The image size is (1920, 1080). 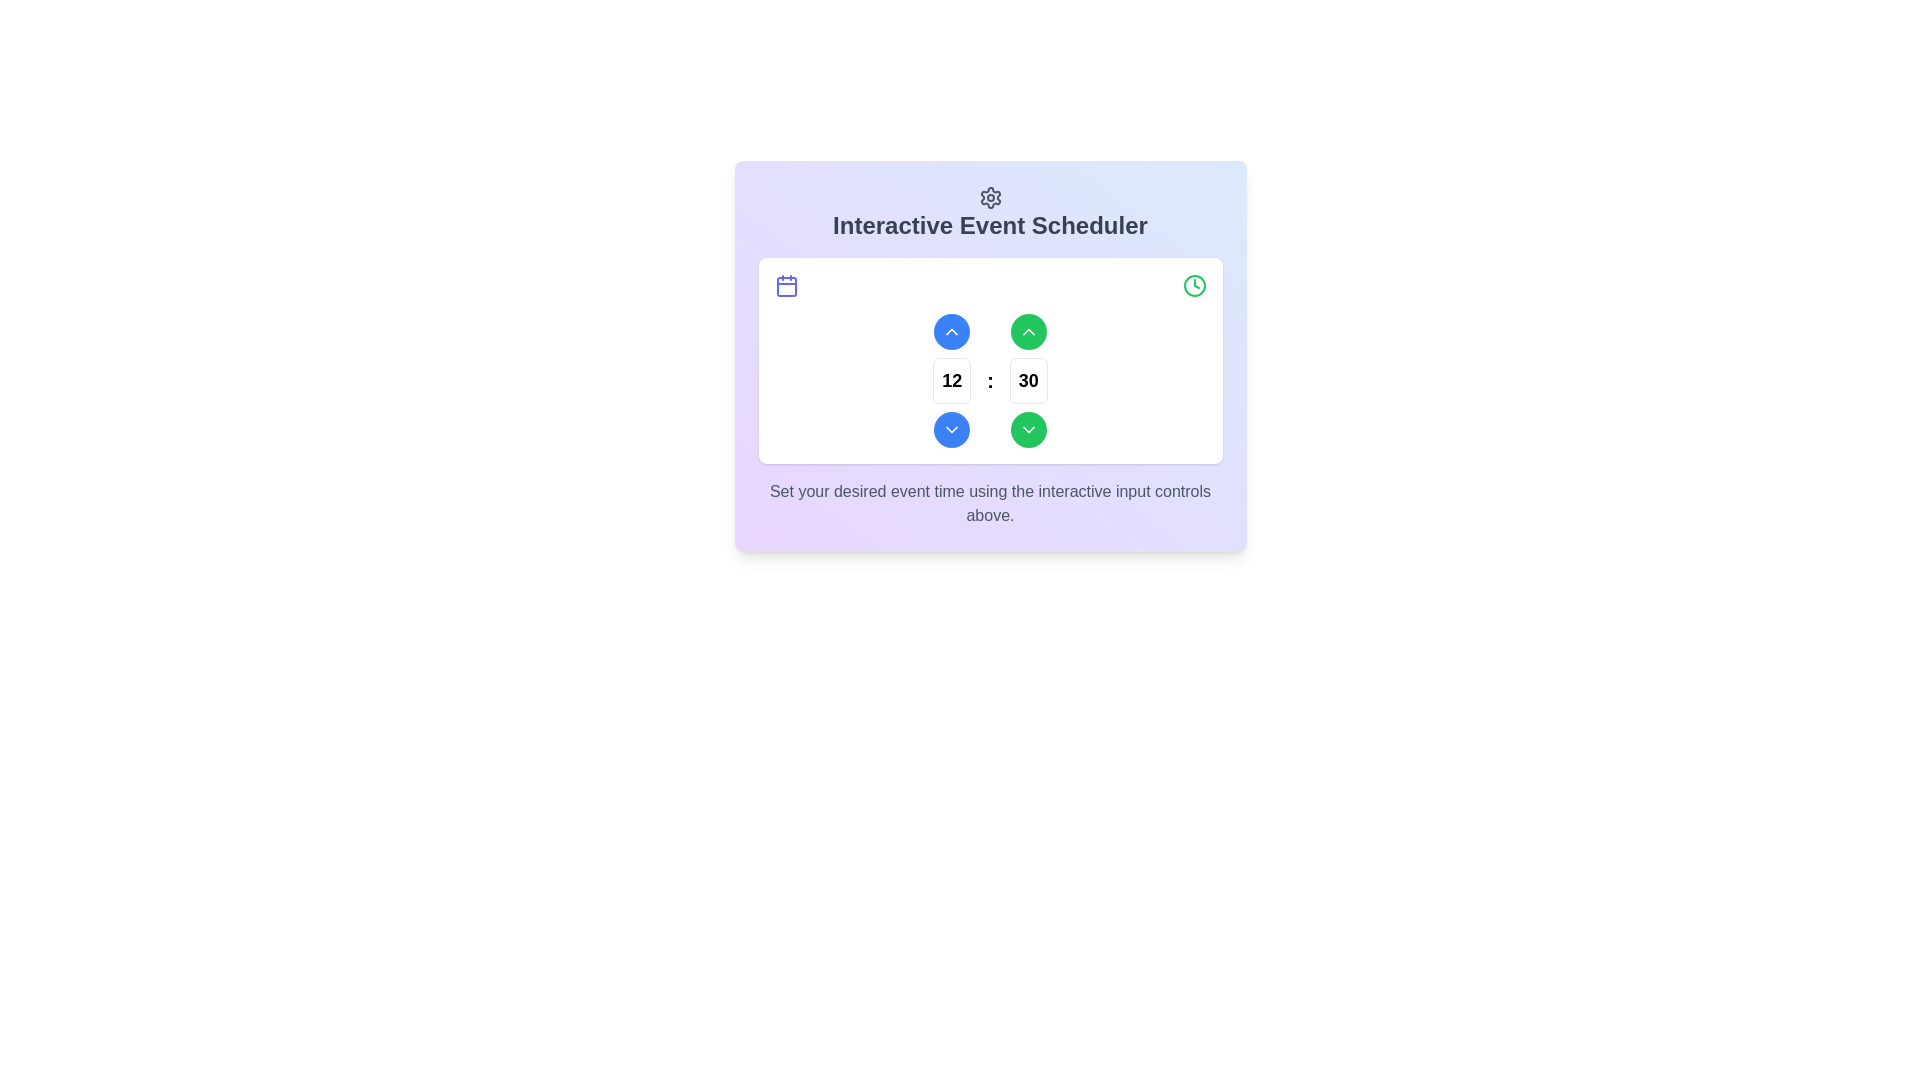 I want to click on the downward-pointing chevron icon within the interactive button located in the bottom-right corner of the event scheduler interface, so click(x=1028, y=428).